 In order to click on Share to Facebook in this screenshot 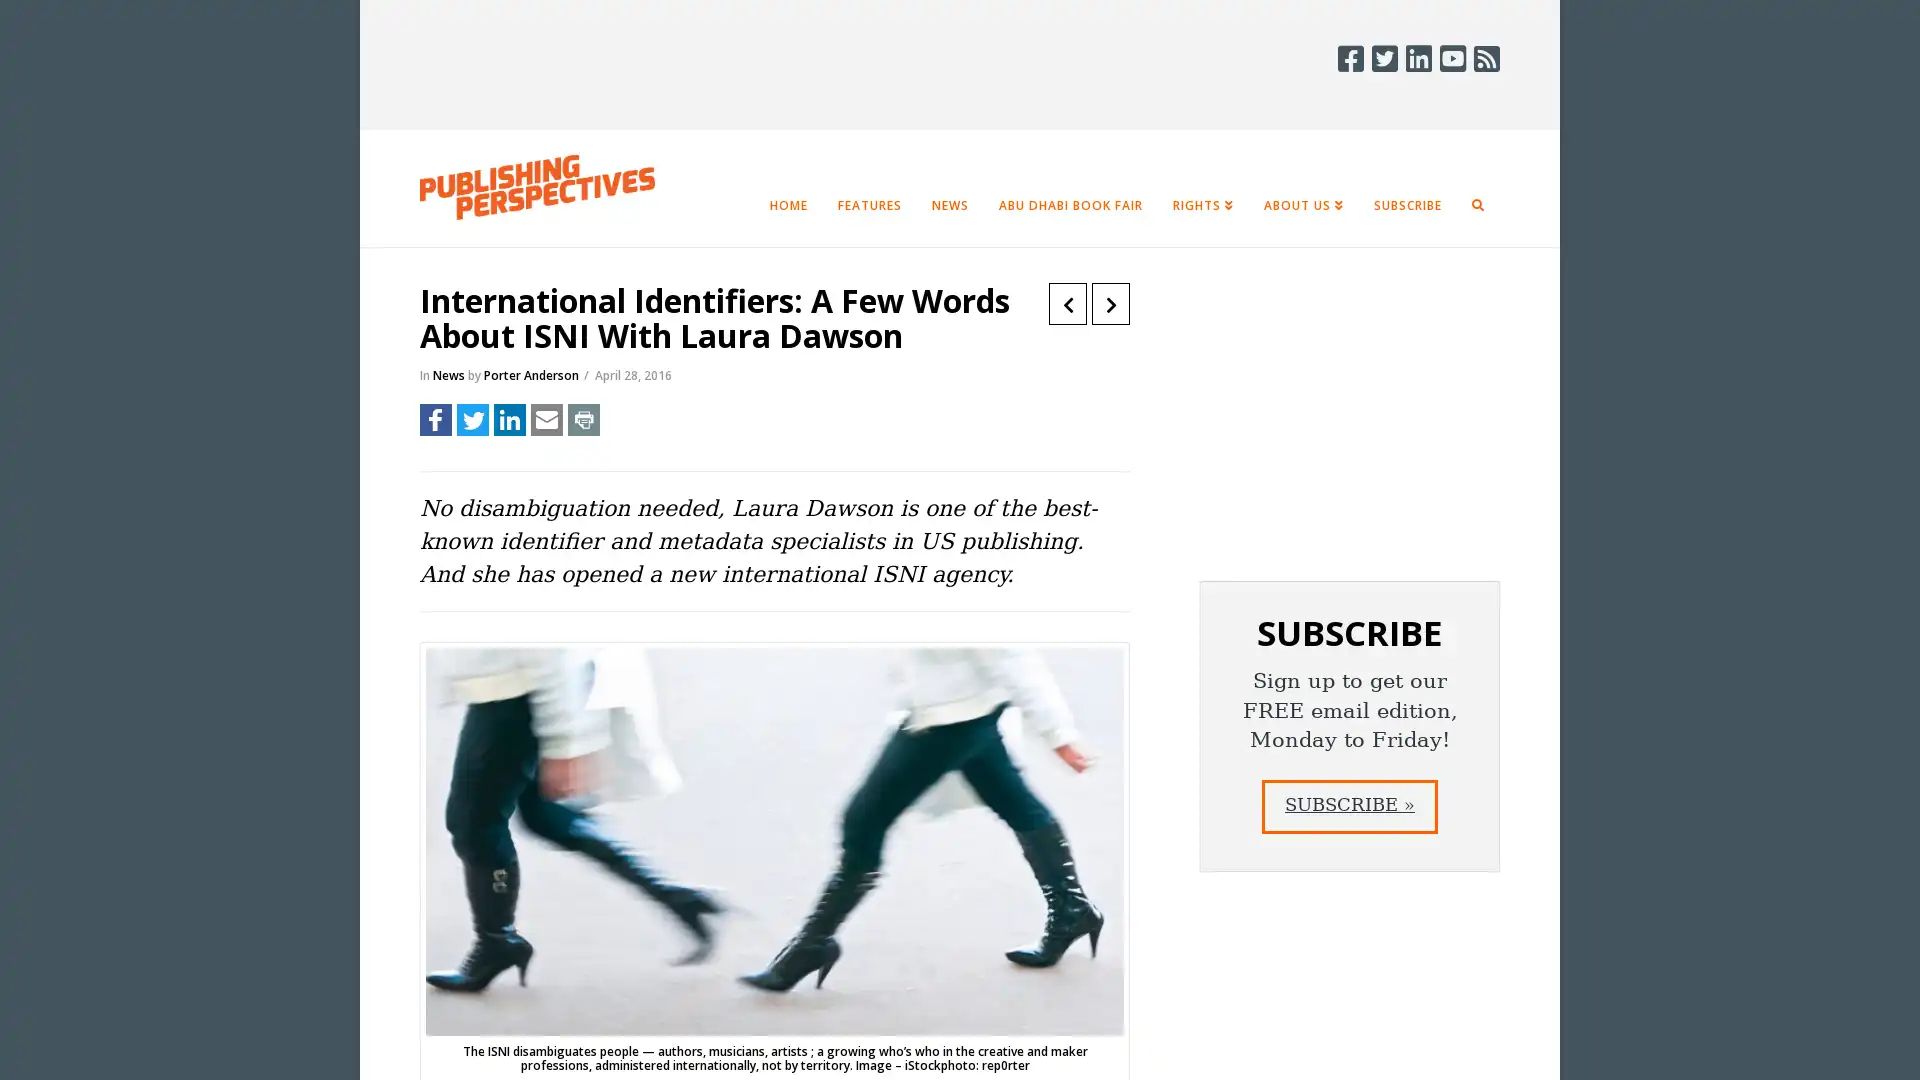, I will do `click(435, 419)`.